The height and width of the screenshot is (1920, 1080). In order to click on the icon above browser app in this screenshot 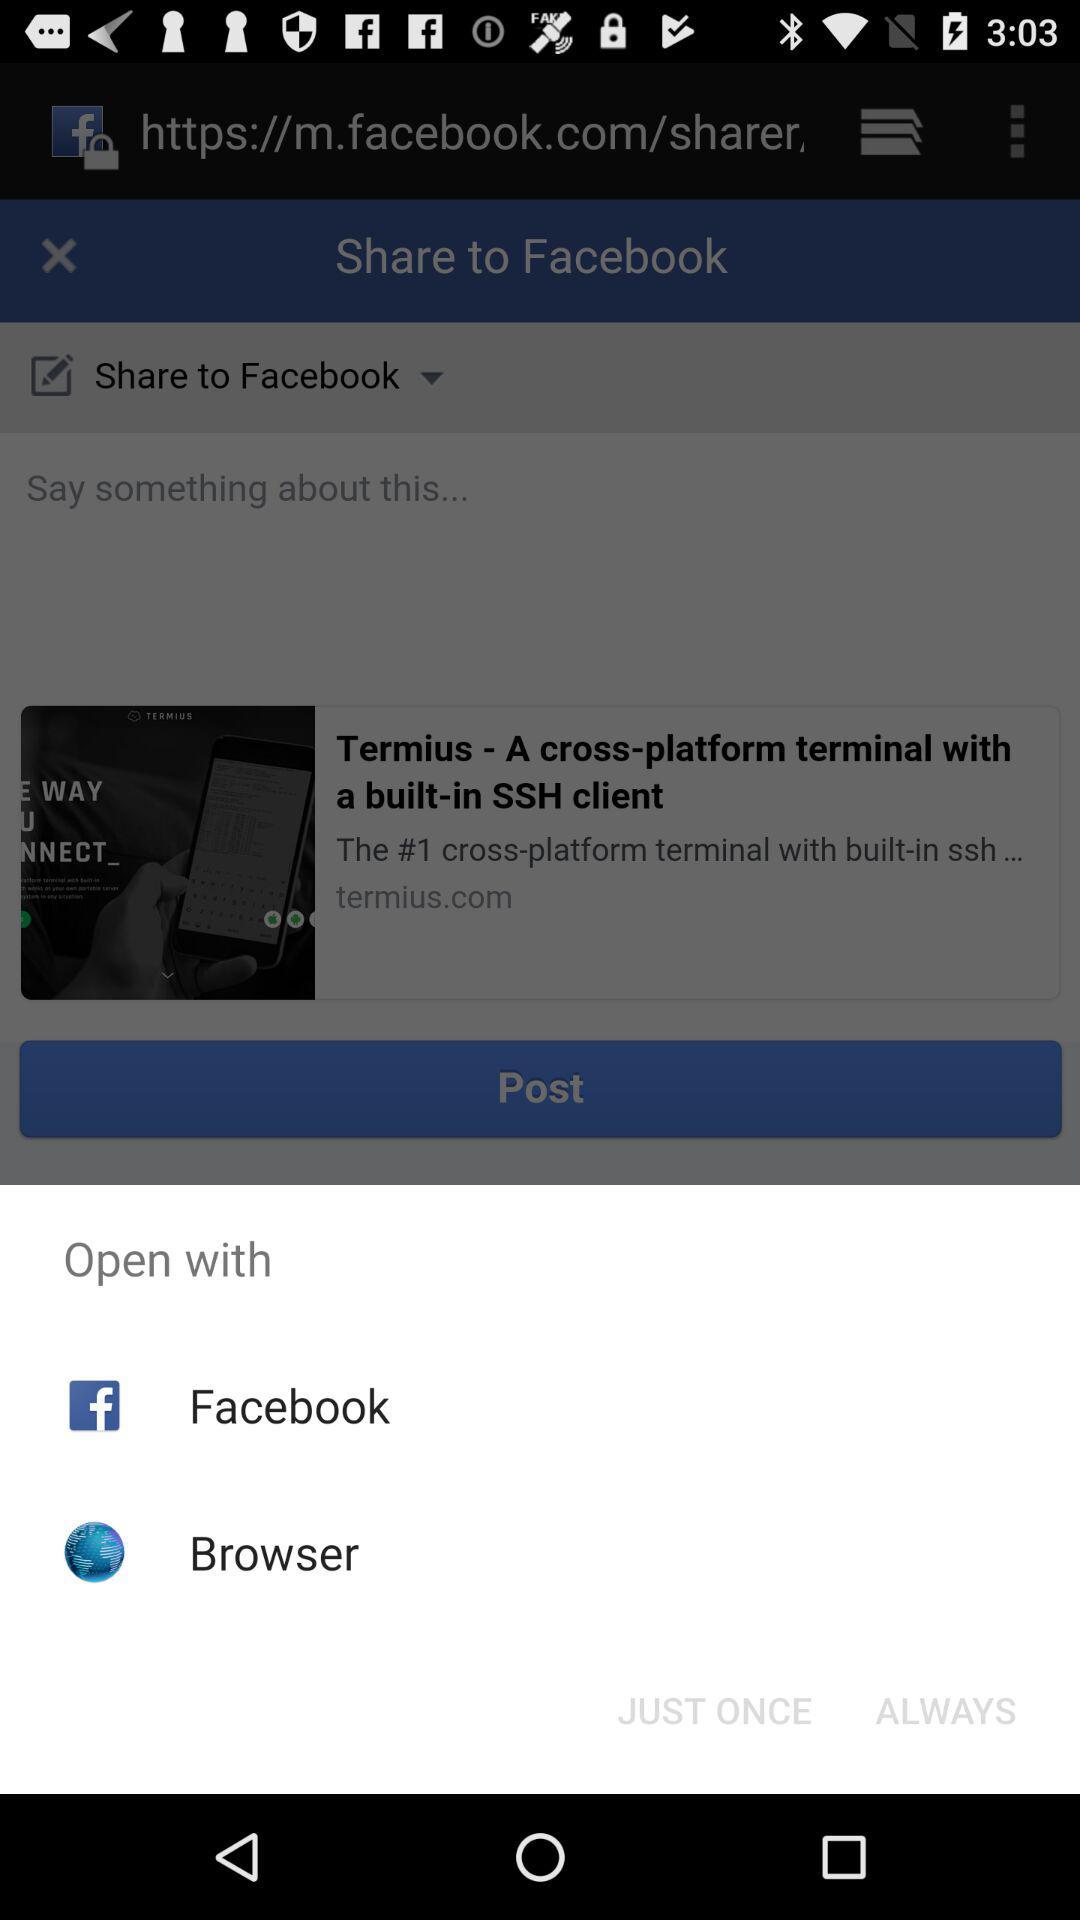, I will do `click(289, 1404)`.